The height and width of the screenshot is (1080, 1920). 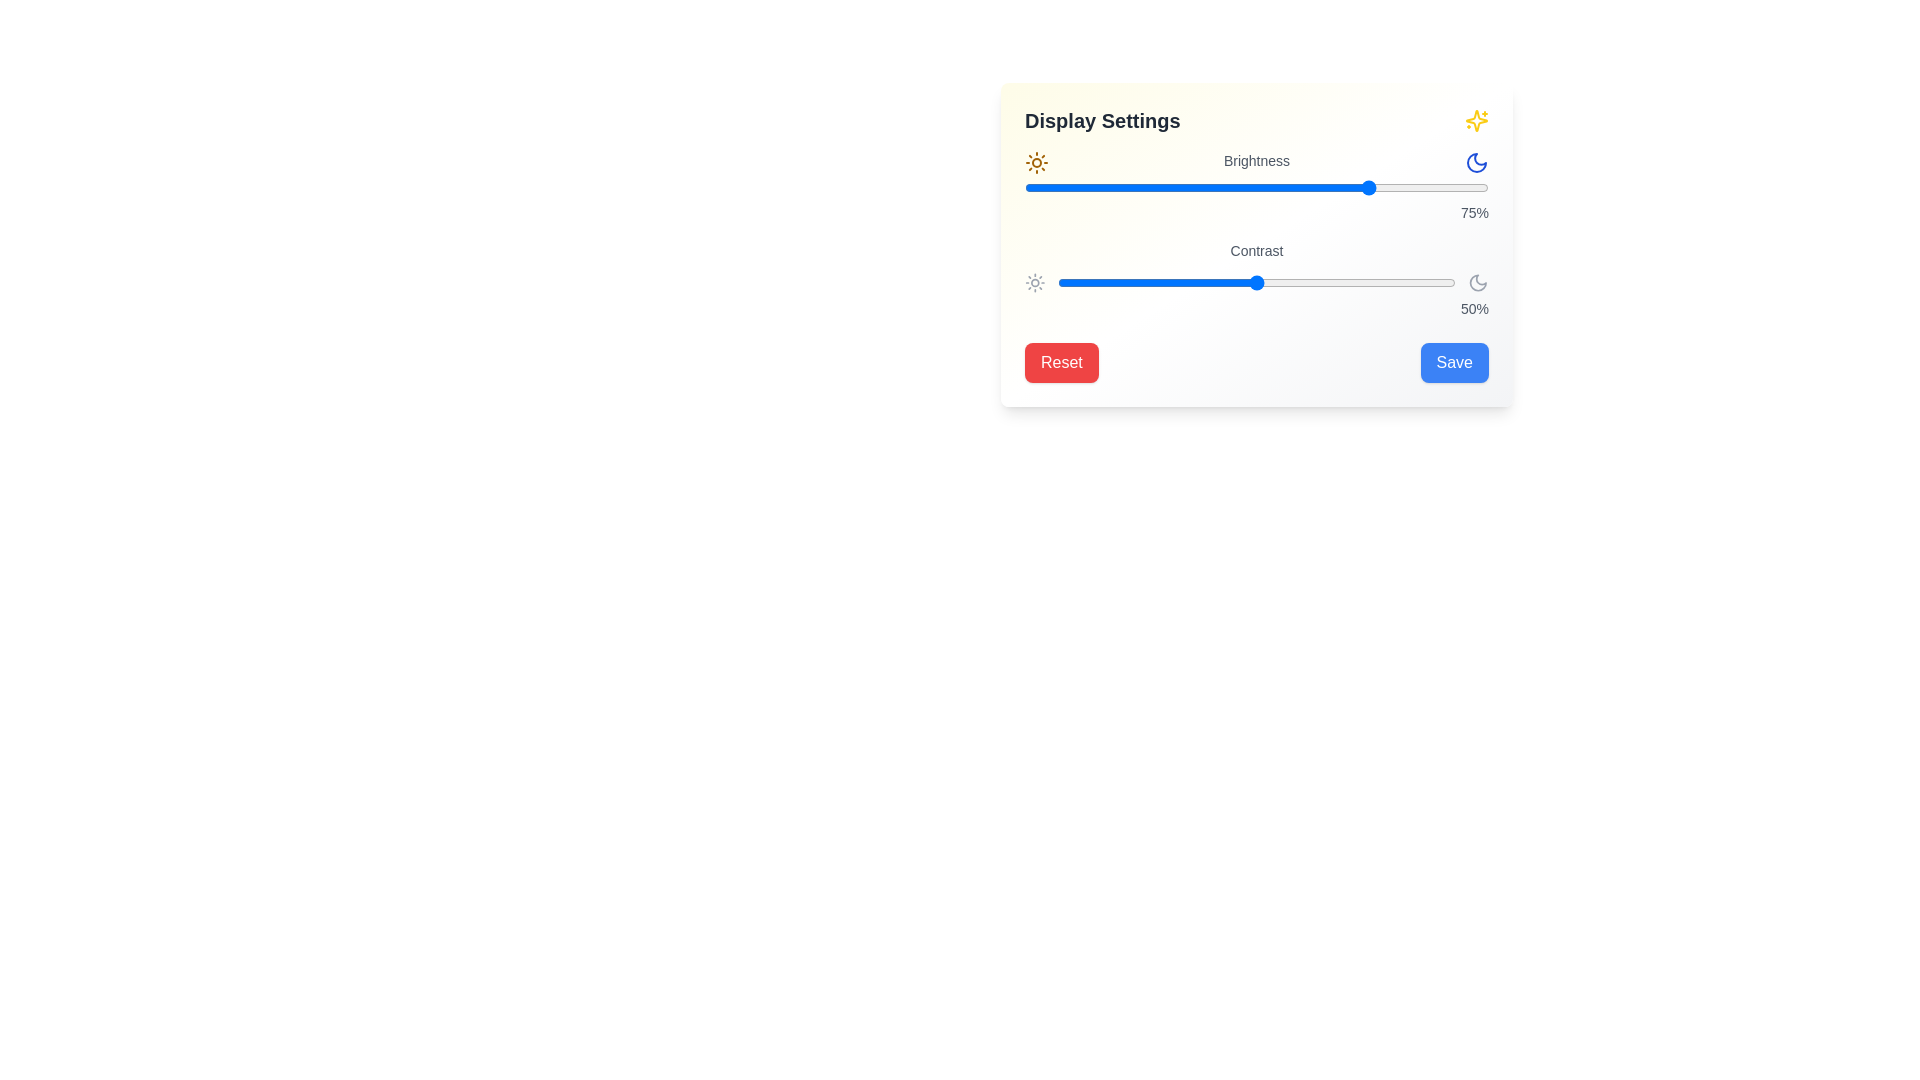 What do you see at coordinates (1477, 120) in the screenshot?
I see `the bright yellow star-like icon located in the top-right corner of the 'Display Settings' card interface` at bounding box center [1477, 120].